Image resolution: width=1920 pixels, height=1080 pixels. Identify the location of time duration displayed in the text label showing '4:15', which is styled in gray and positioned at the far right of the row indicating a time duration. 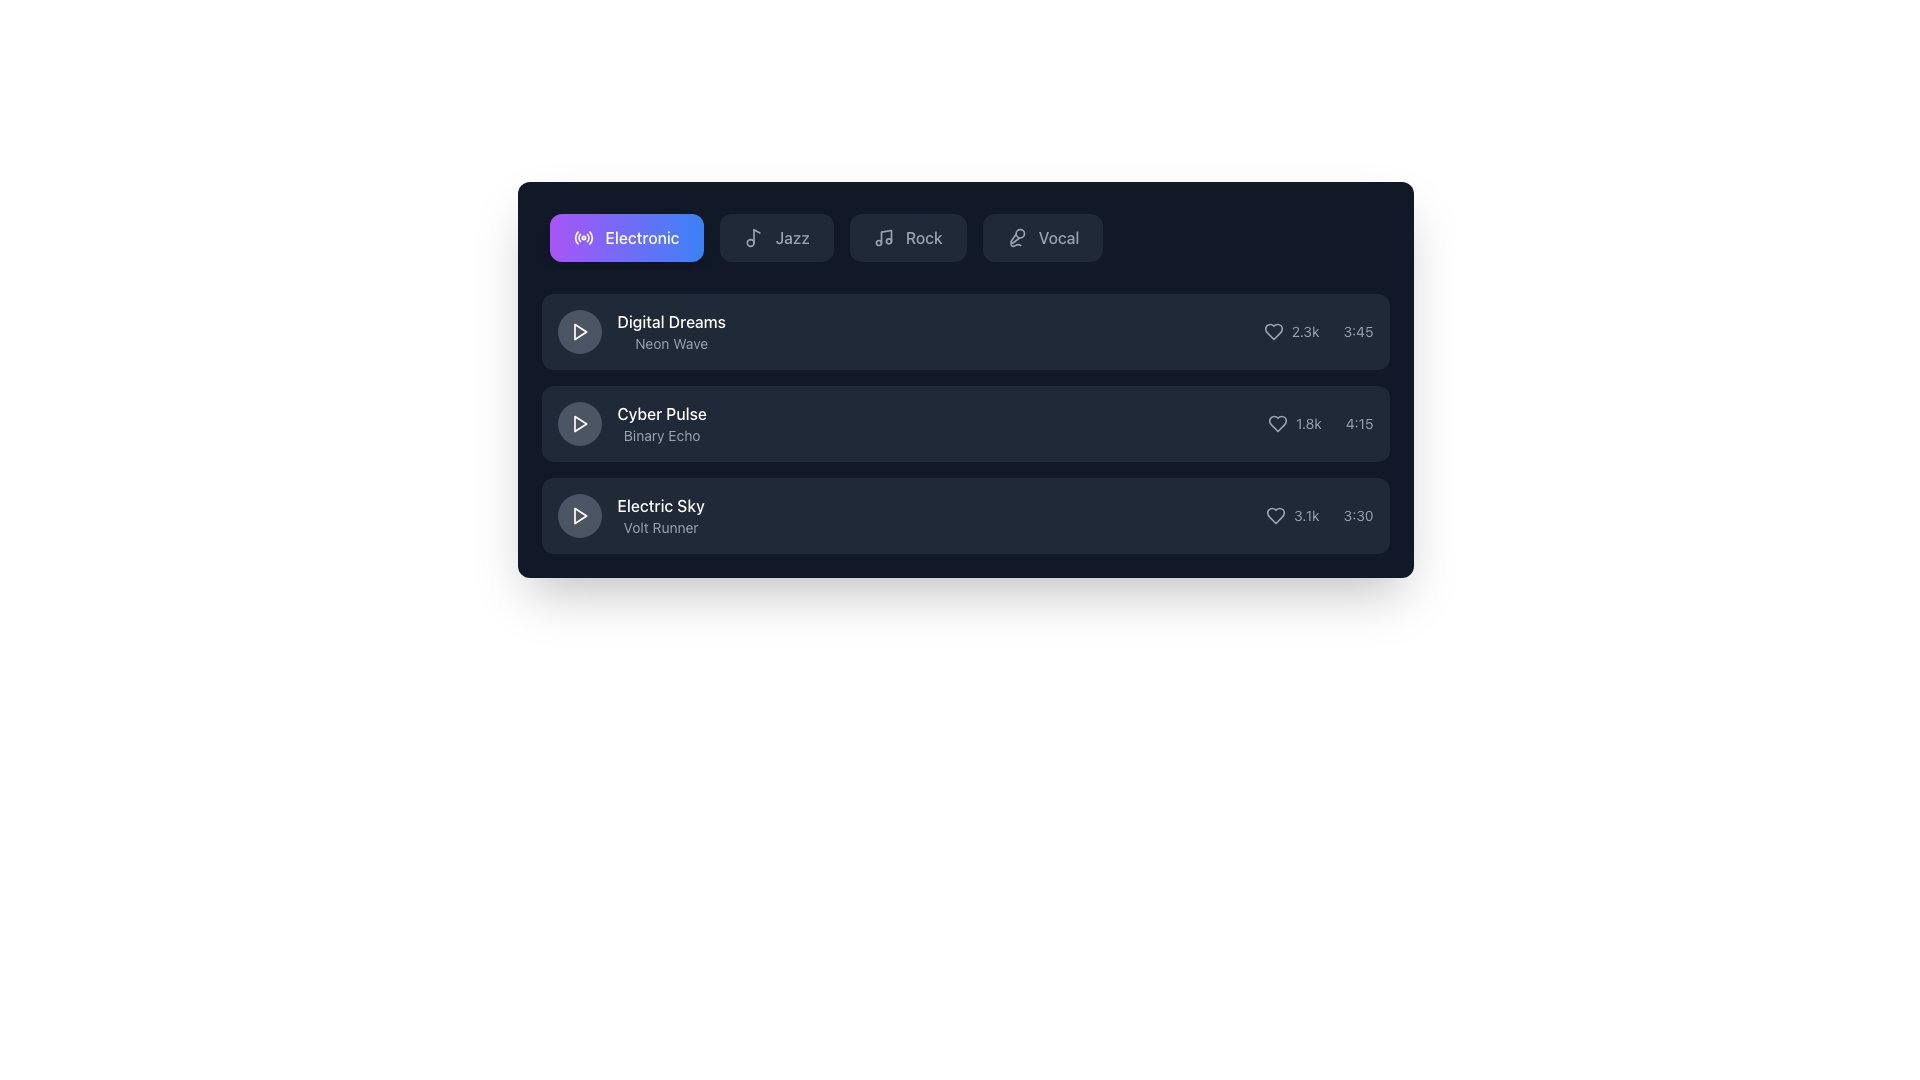
(1359, 423).